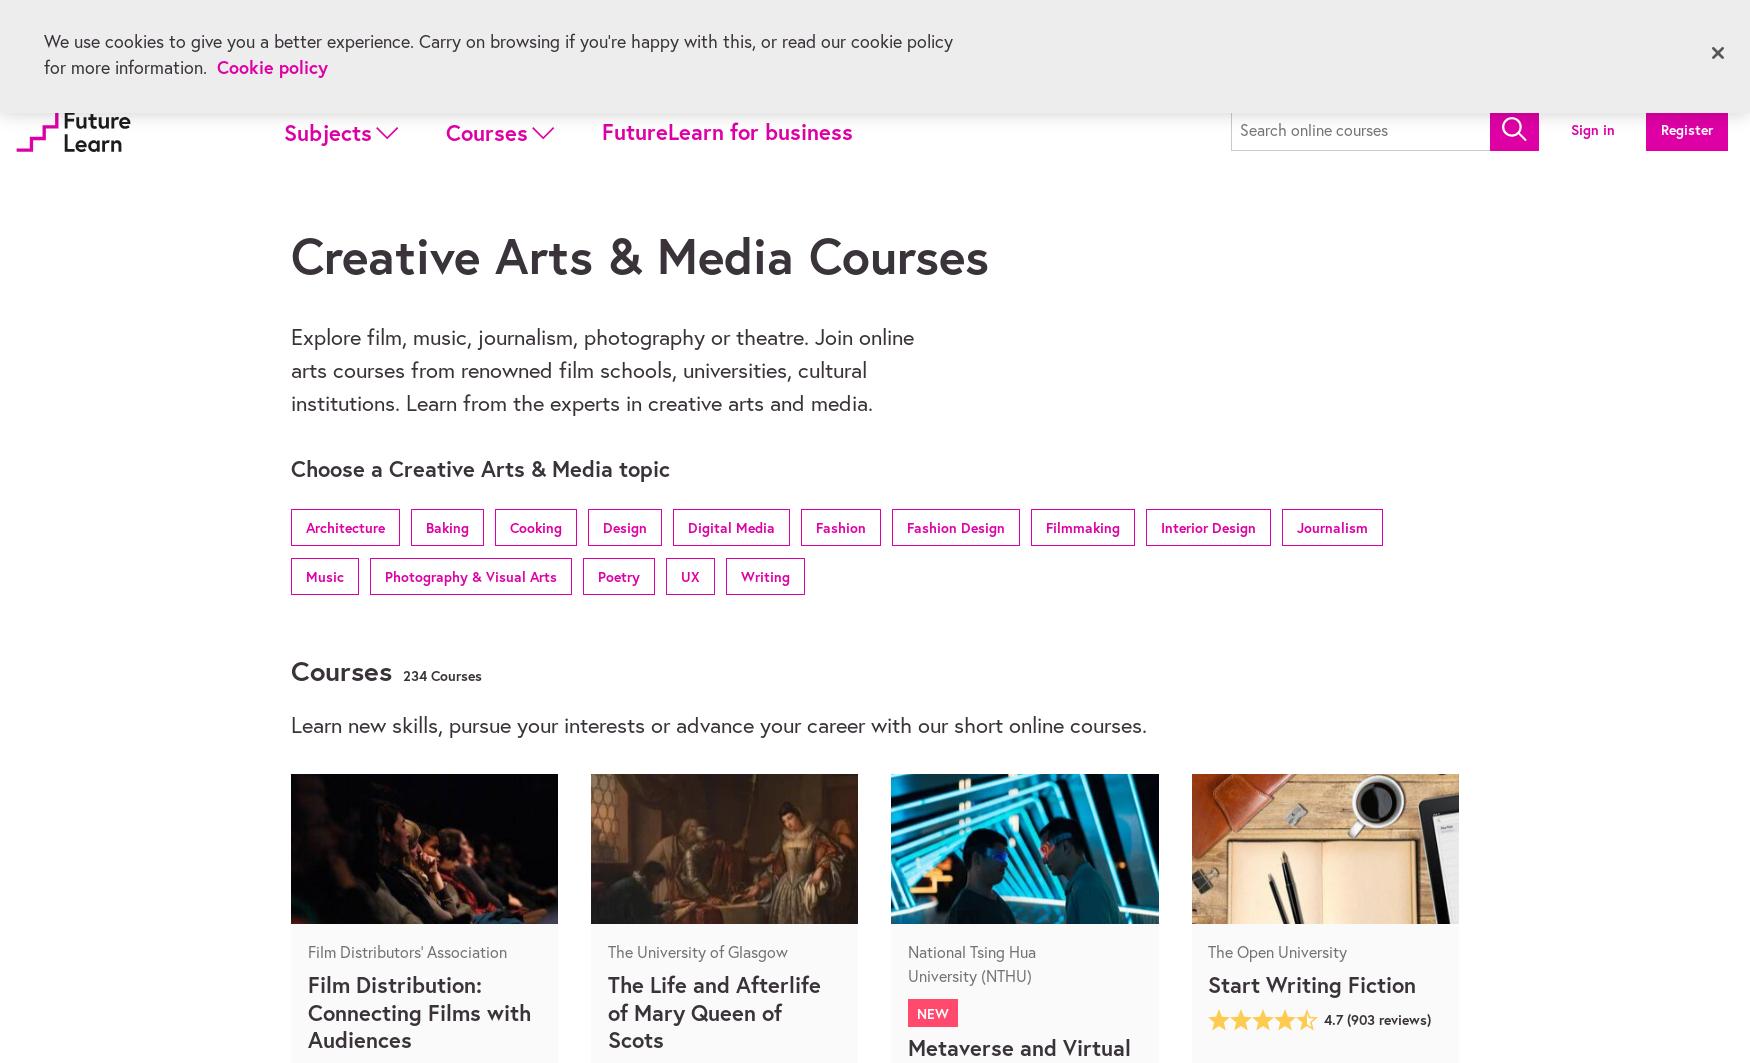 The height and width of the screenshot is (1063, 1750). What do you see at coordinates (624, 526) in the screenshot?
I see `'Design'` at bounding box center [624, 526].